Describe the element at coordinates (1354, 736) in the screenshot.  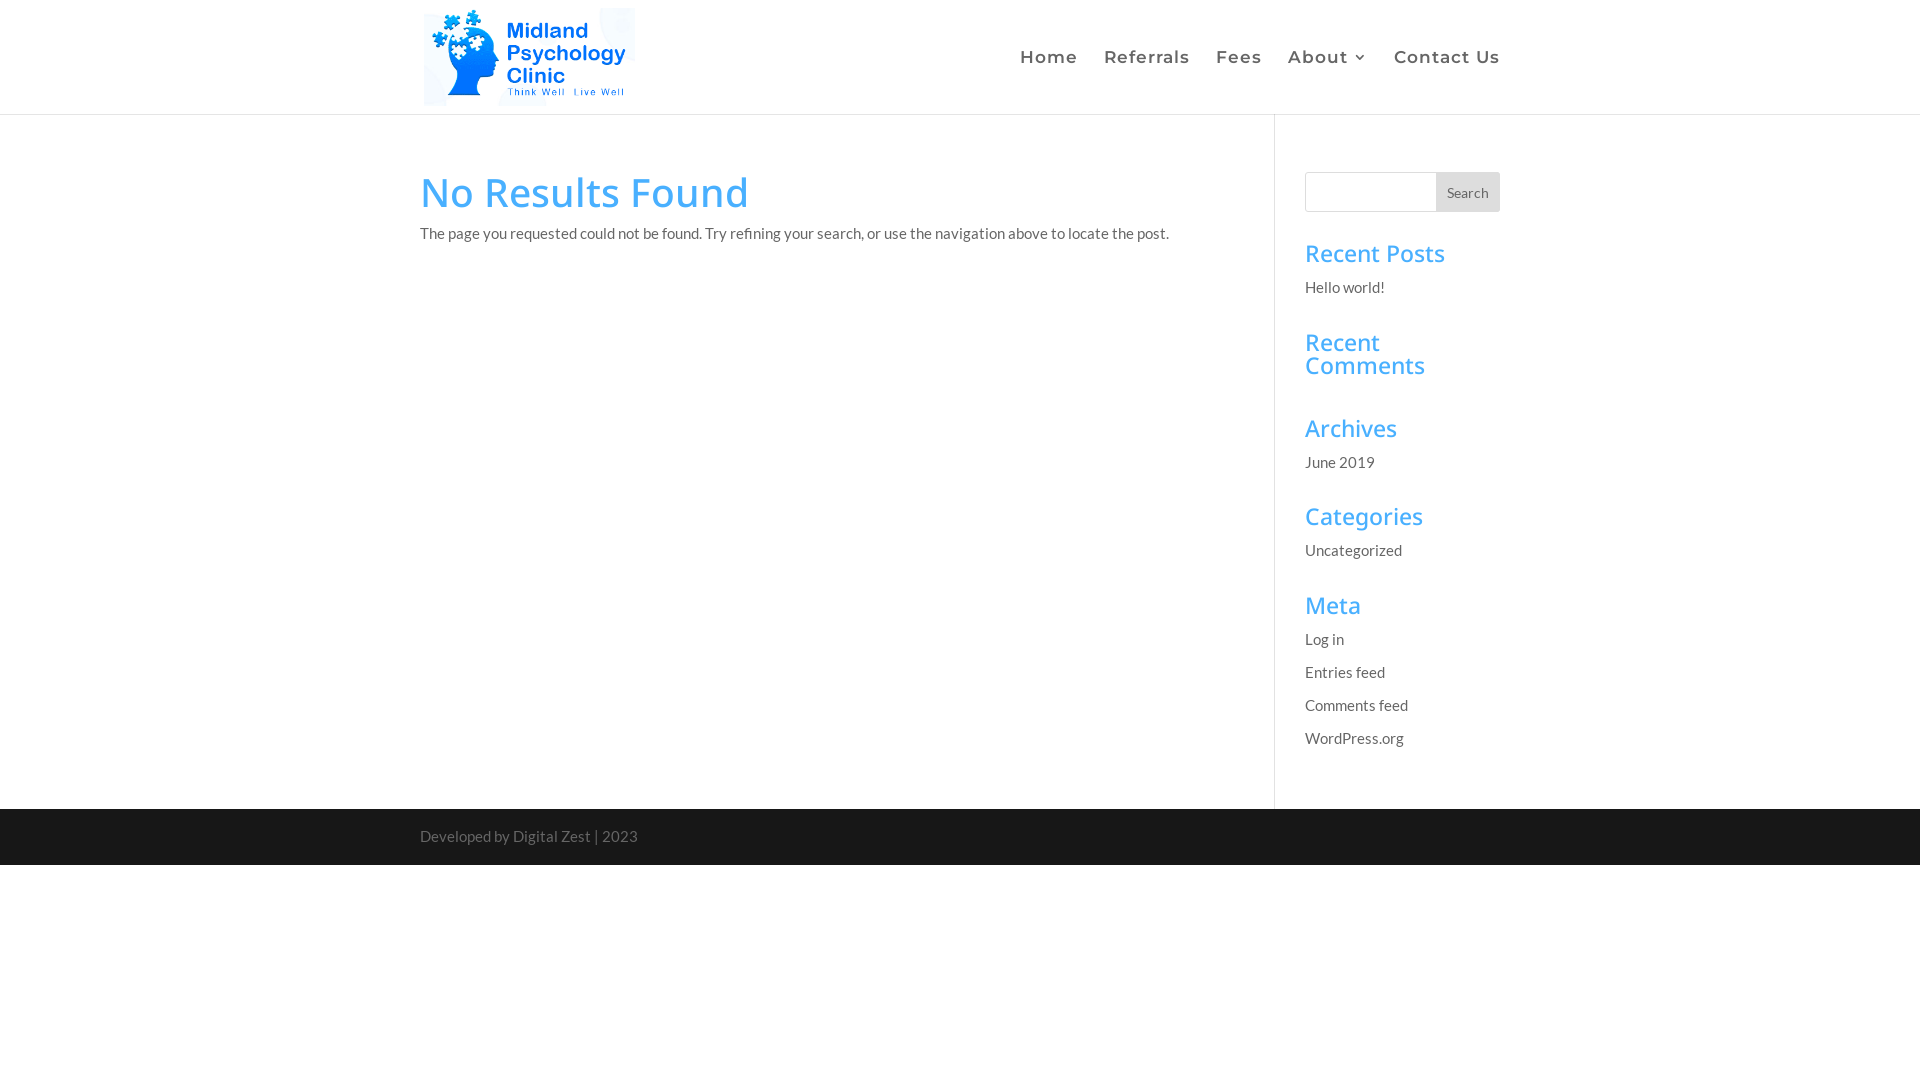
I see `'WordPress.org'` at that location.